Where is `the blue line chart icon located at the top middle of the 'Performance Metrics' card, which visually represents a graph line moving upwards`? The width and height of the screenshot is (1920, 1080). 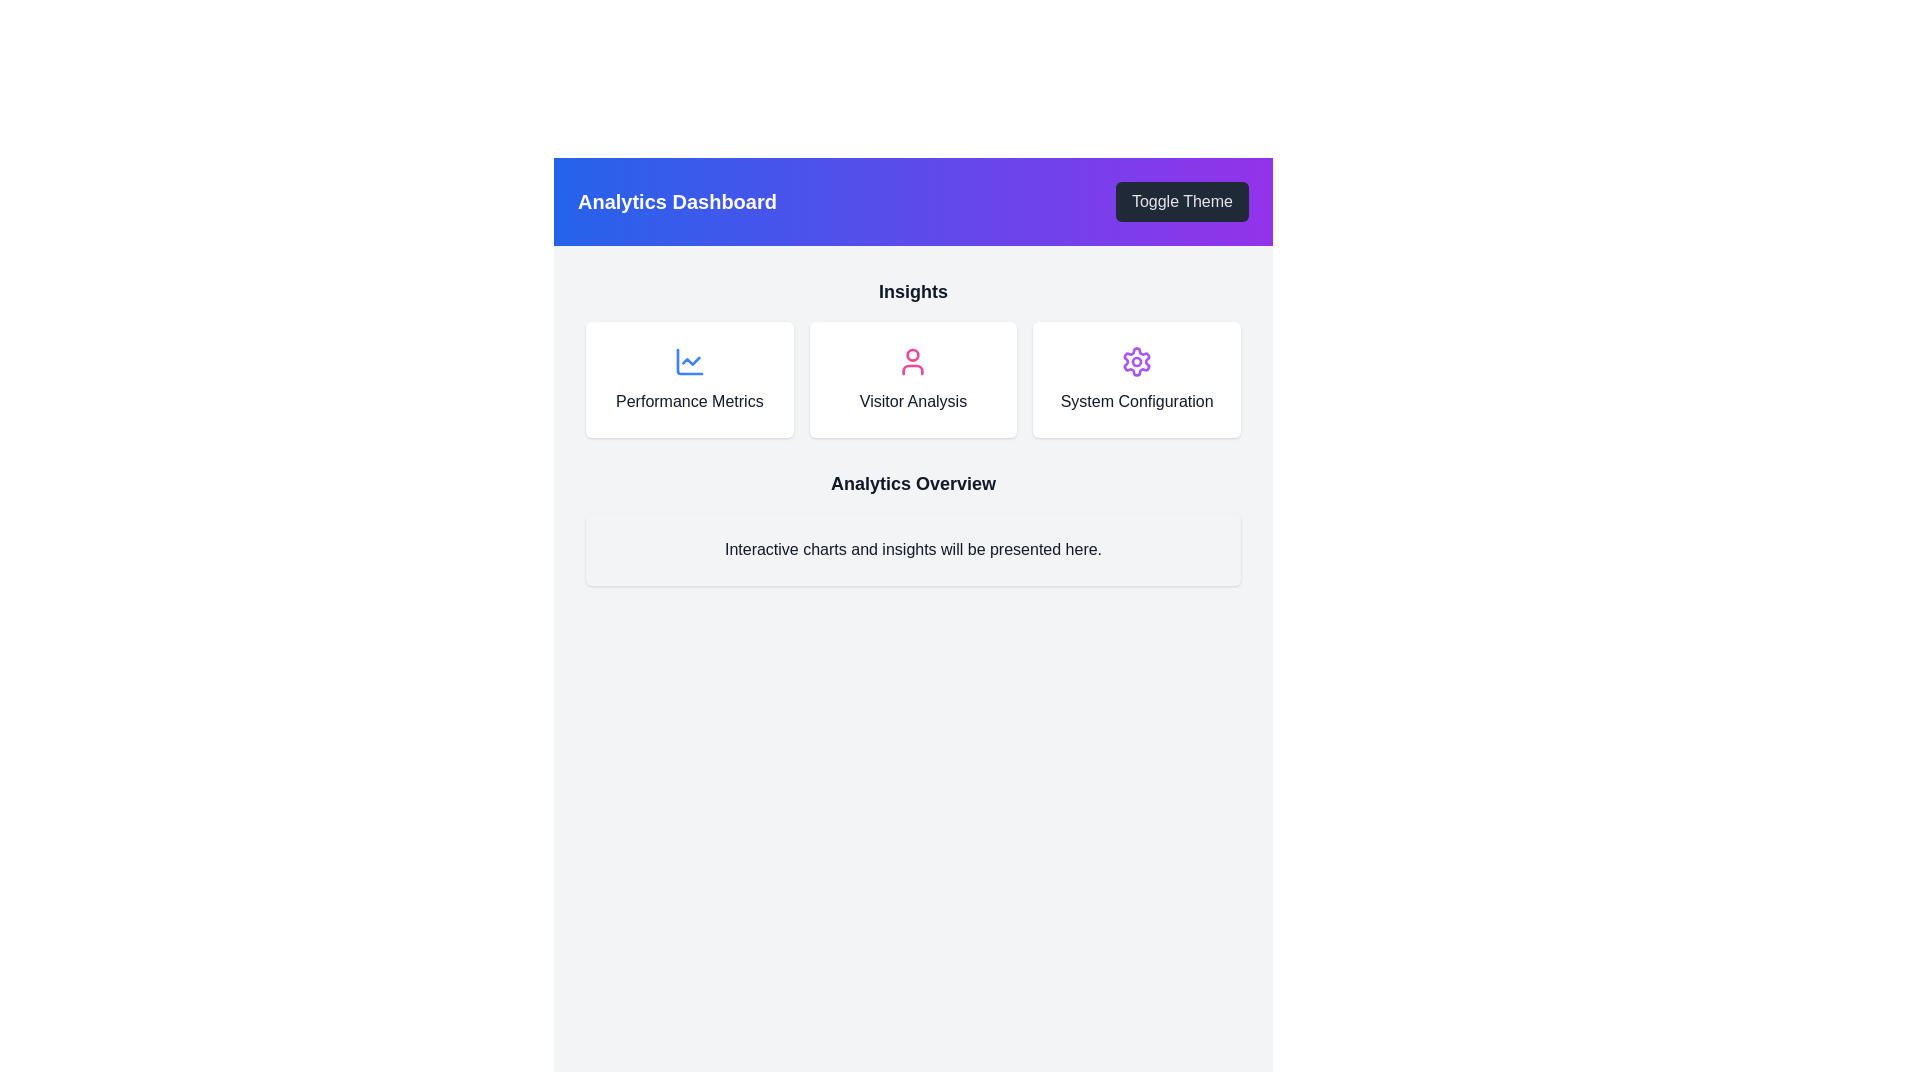 the blue line chart icon located at the top middle of the 'Performance Metrics' card, which visually represents a graph line moving upwards is located at coordinates (689, 362).